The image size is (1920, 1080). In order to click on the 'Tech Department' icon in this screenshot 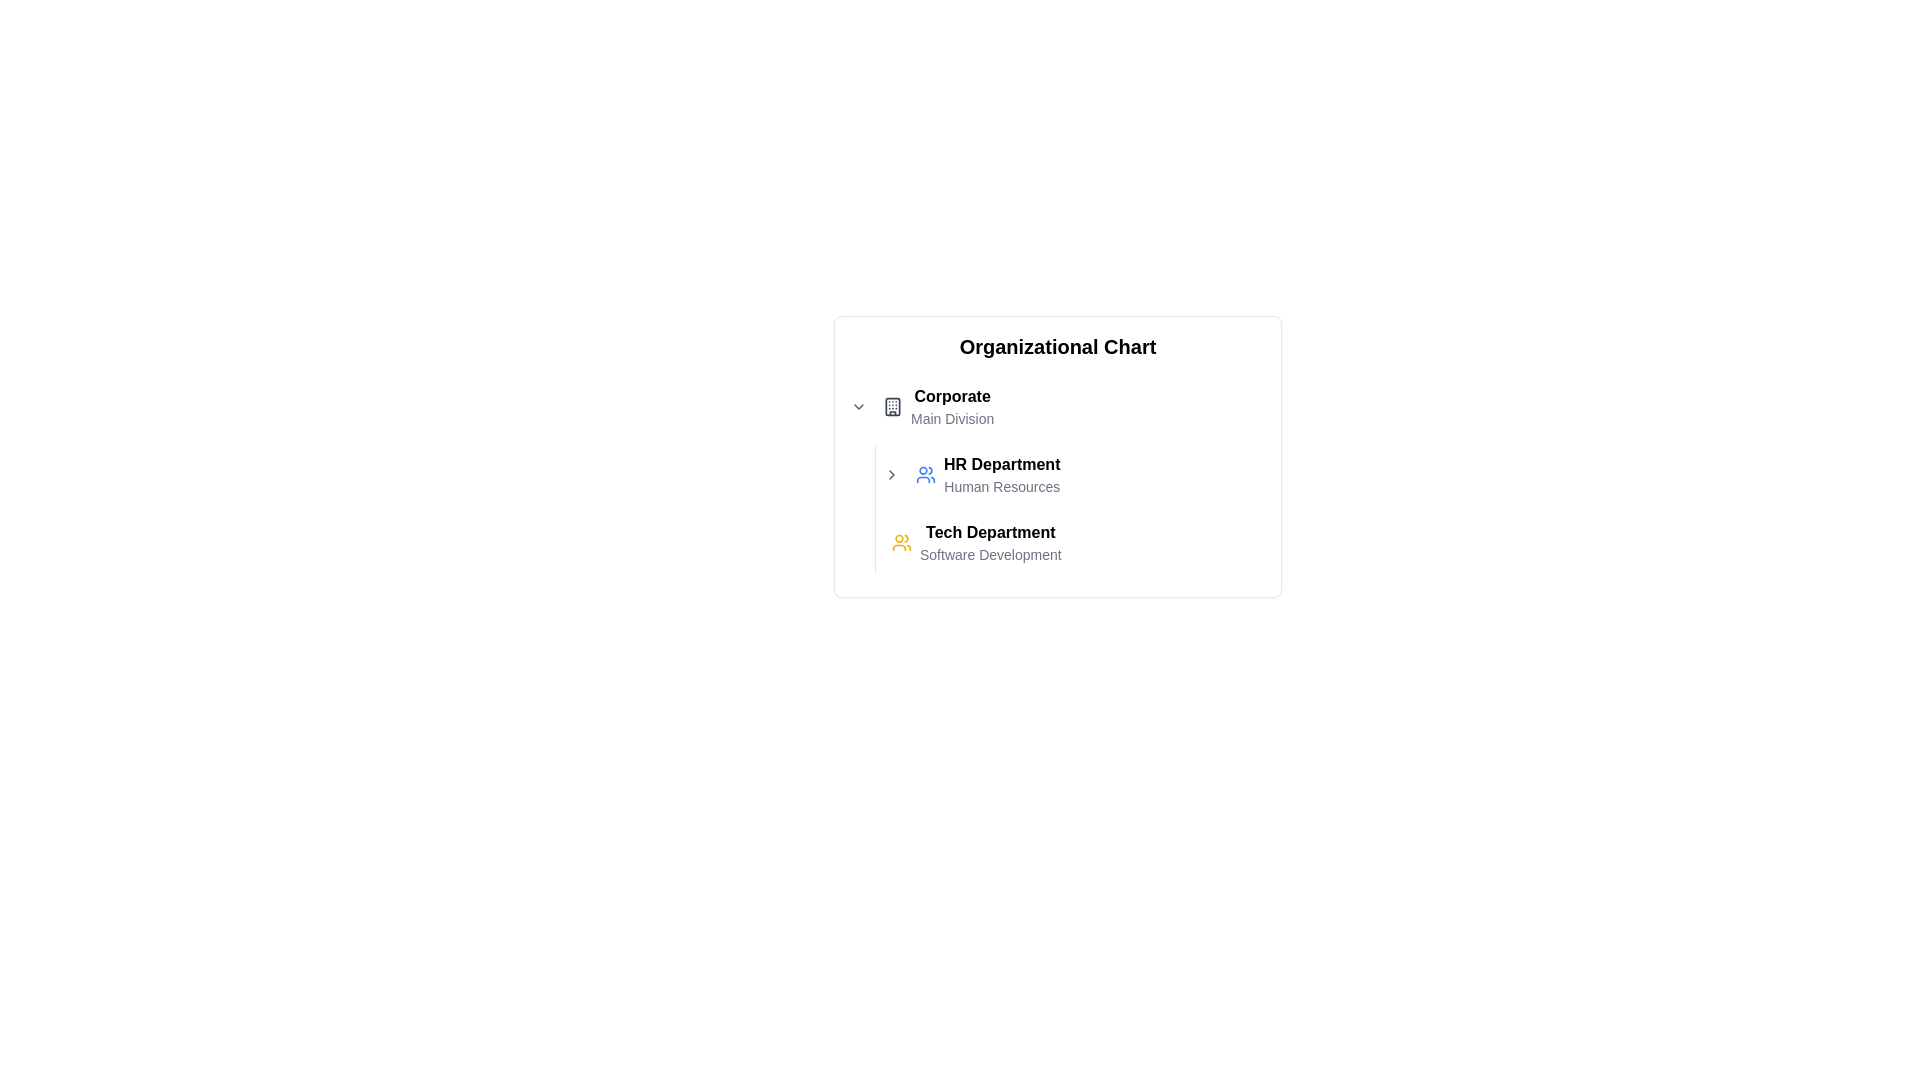, I will do `click(901, 543)`.